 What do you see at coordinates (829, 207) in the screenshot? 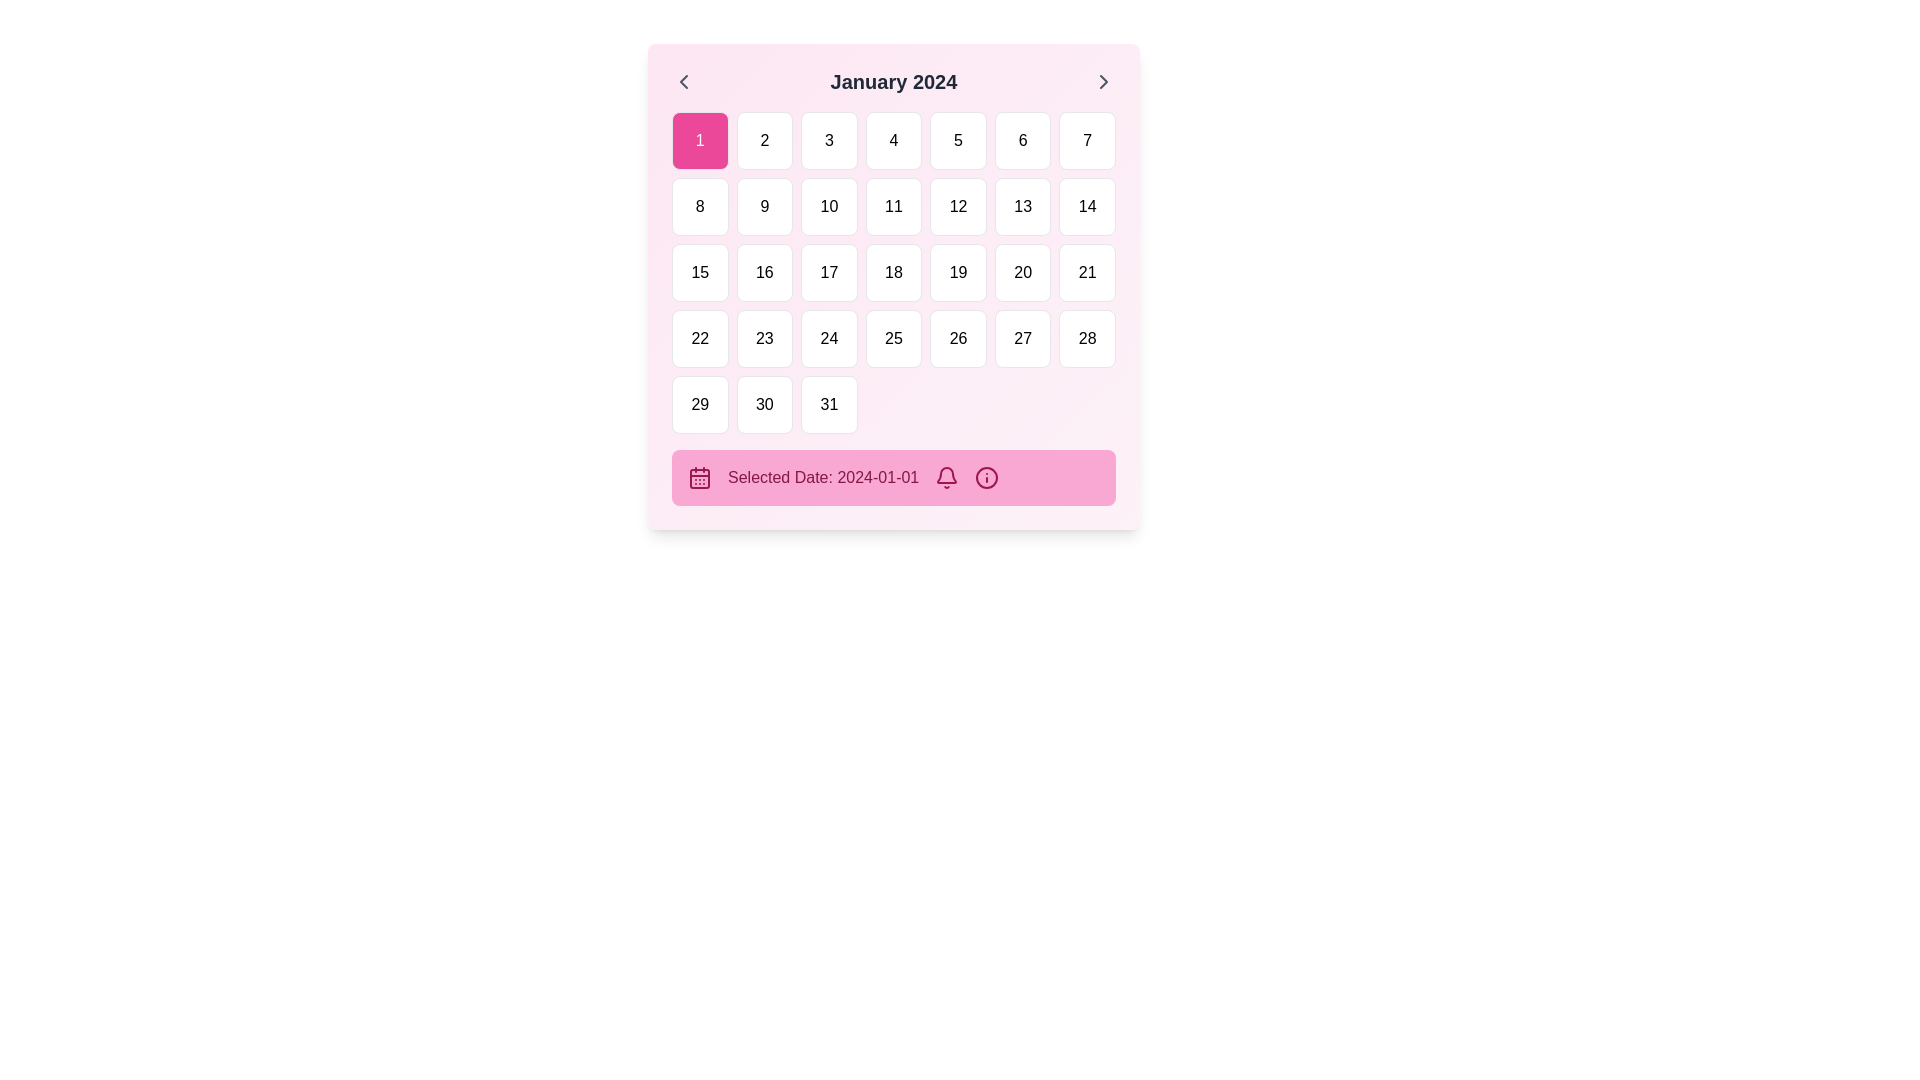
I see `the button with the text '10' in the second row and third column of the date grid` at bounding box center [829, 207].